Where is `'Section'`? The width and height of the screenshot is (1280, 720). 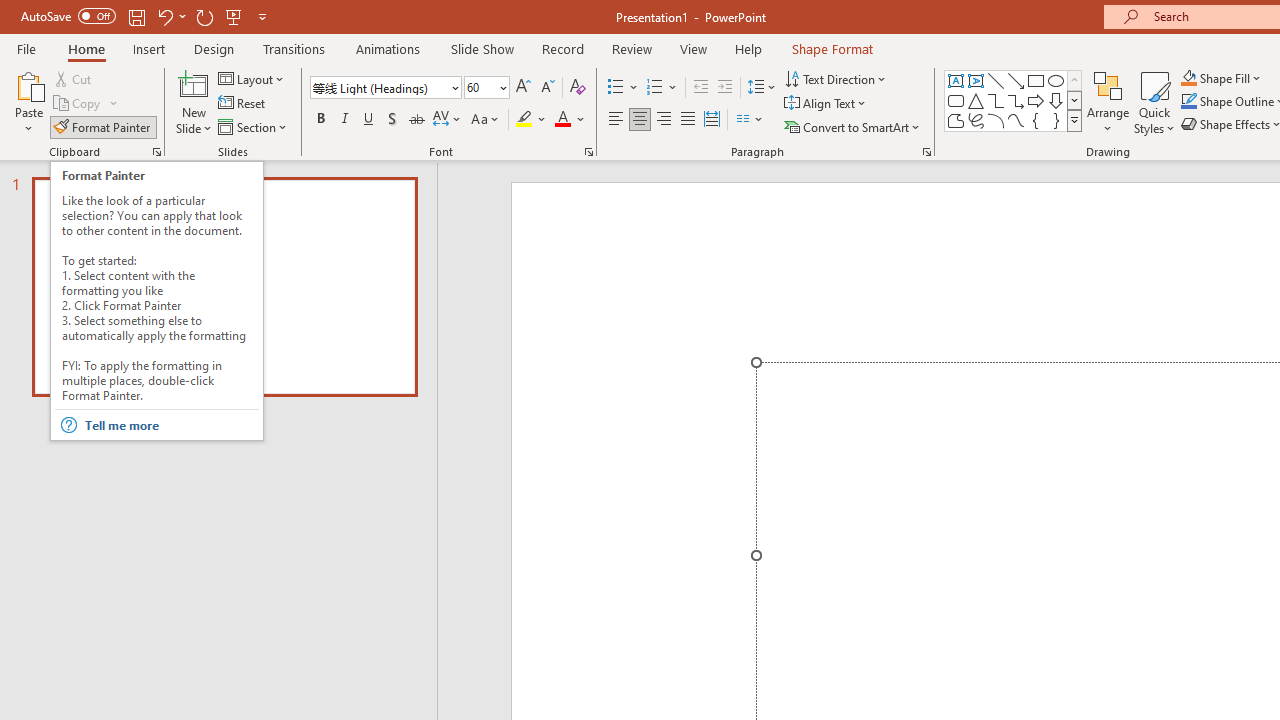 'Section' is located at coordinates (253, 127).